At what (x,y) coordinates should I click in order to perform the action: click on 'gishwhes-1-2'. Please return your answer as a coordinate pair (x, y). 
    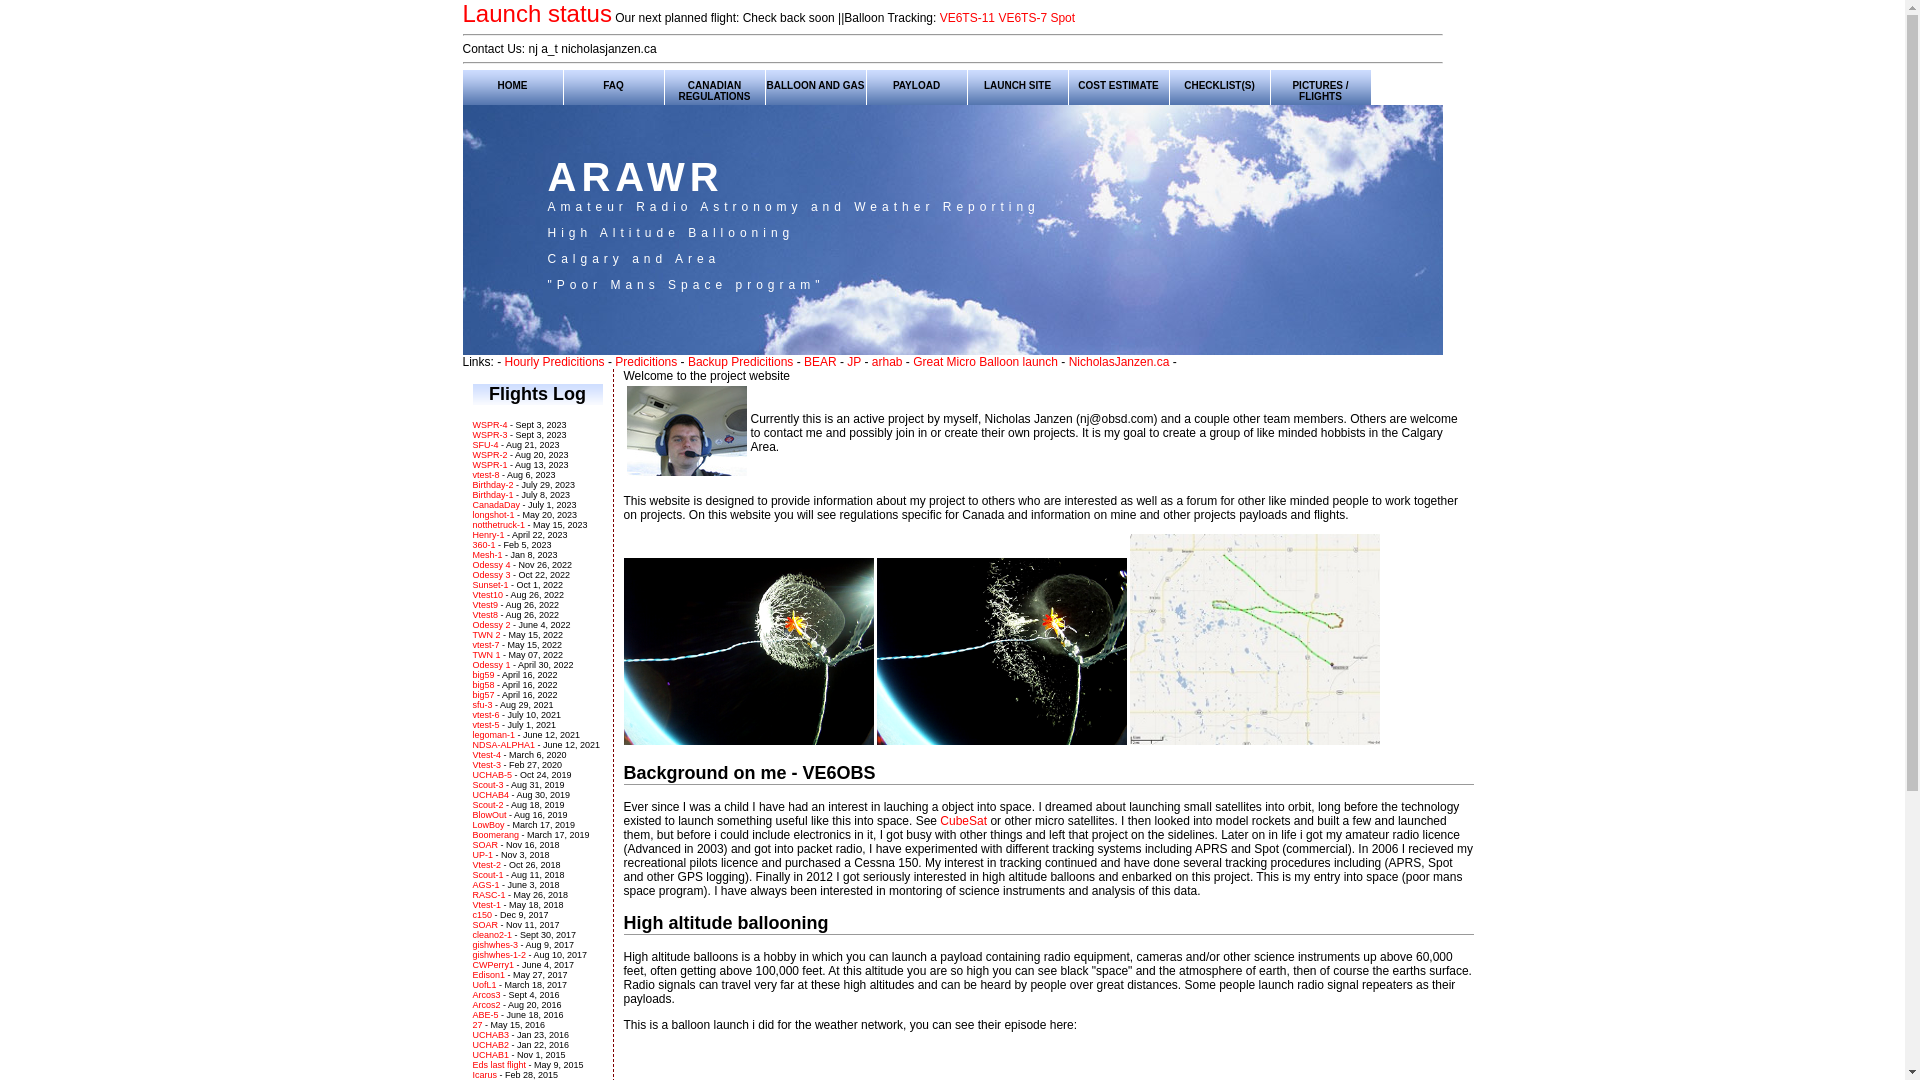
    Looking at the image, I should click on (470, 954).